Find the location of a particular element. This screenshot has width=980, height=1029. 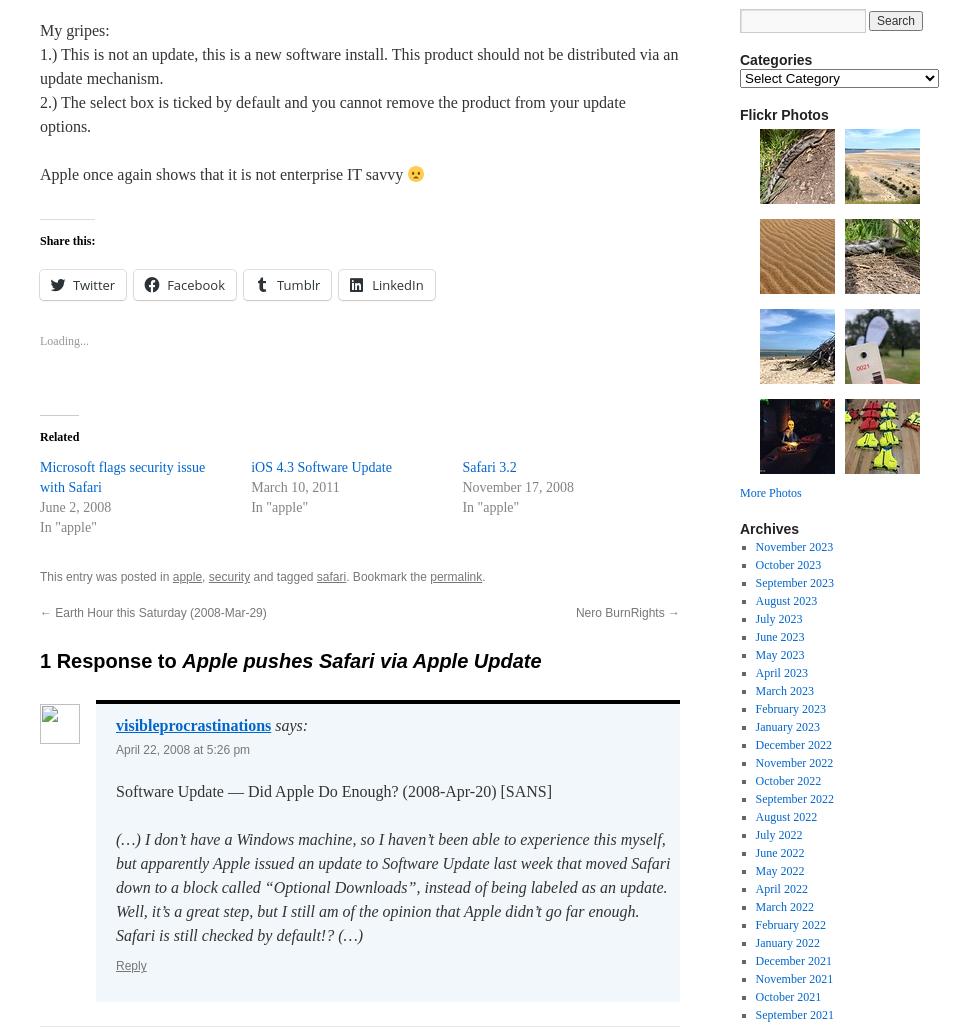

'More Photos' is located at coordinates (770, 492).